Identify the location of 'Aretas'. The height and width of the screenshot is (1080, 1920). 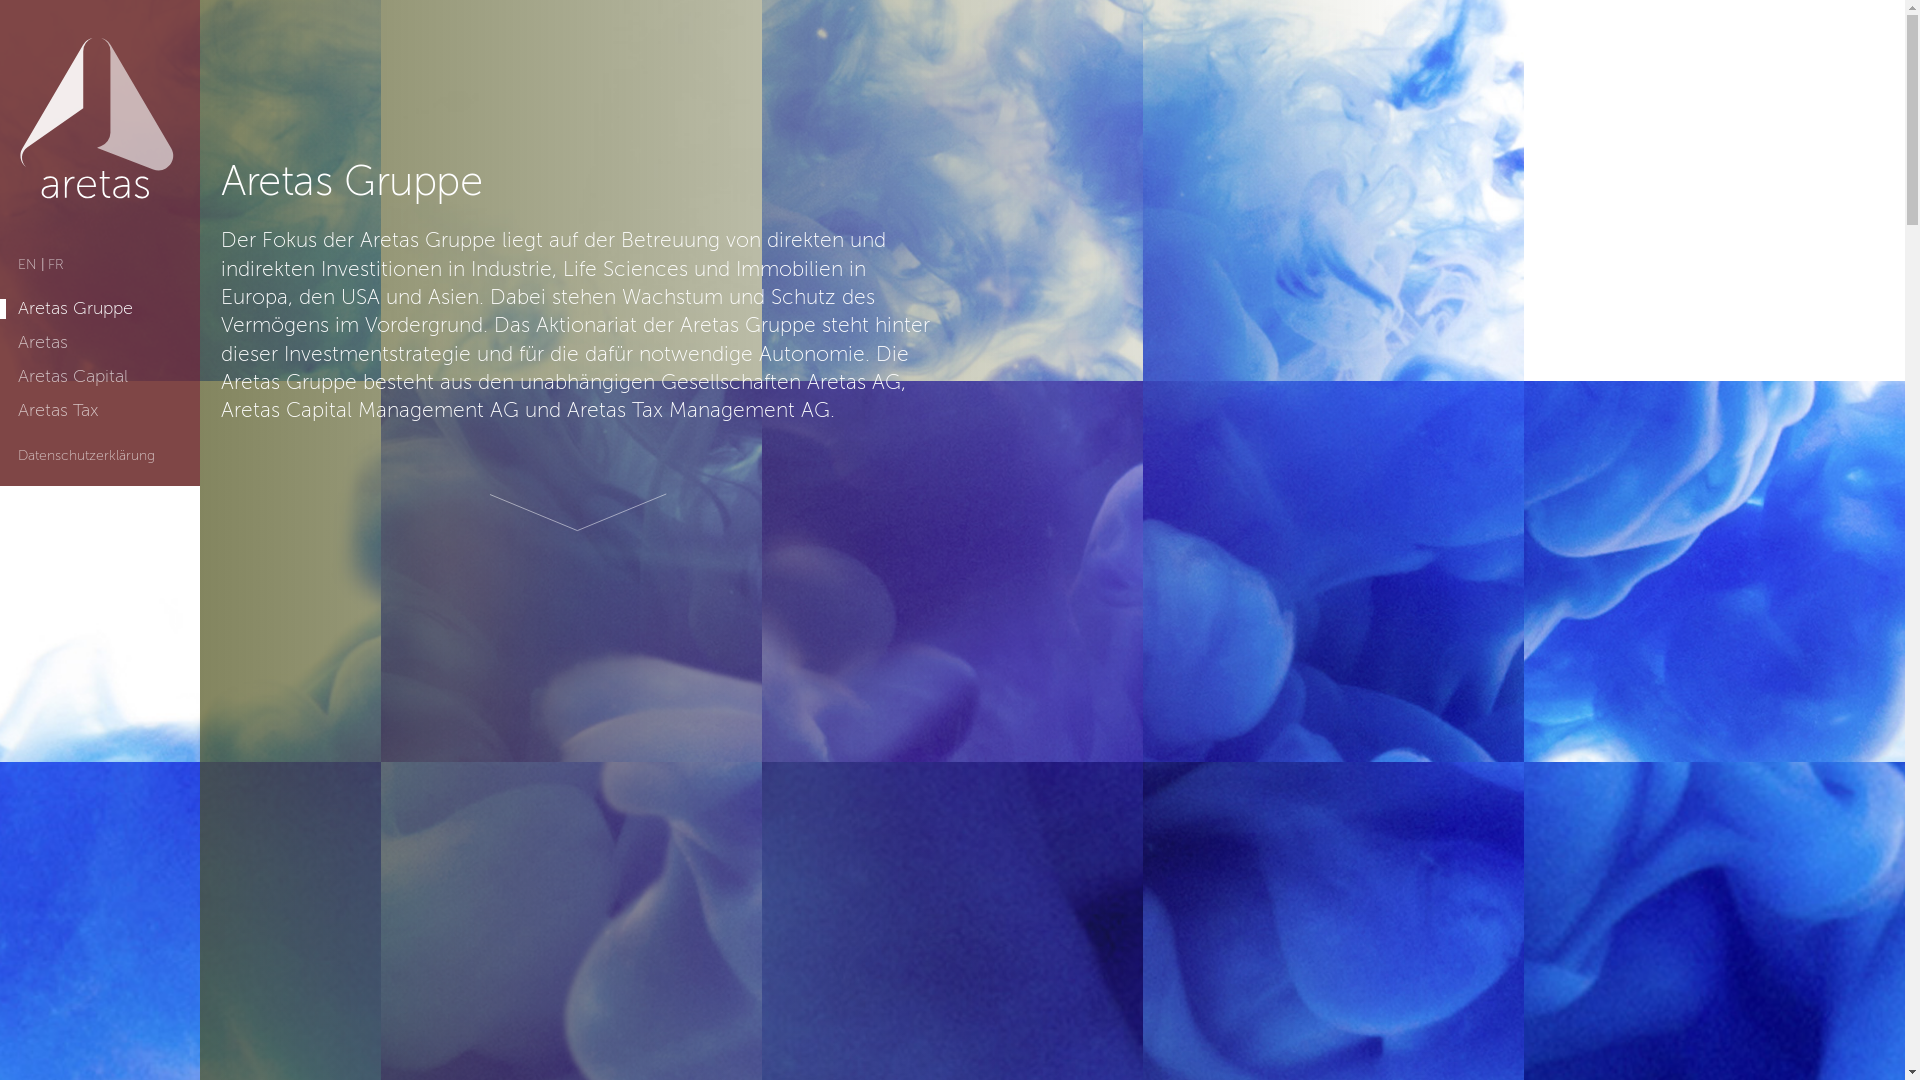
(43, 342).